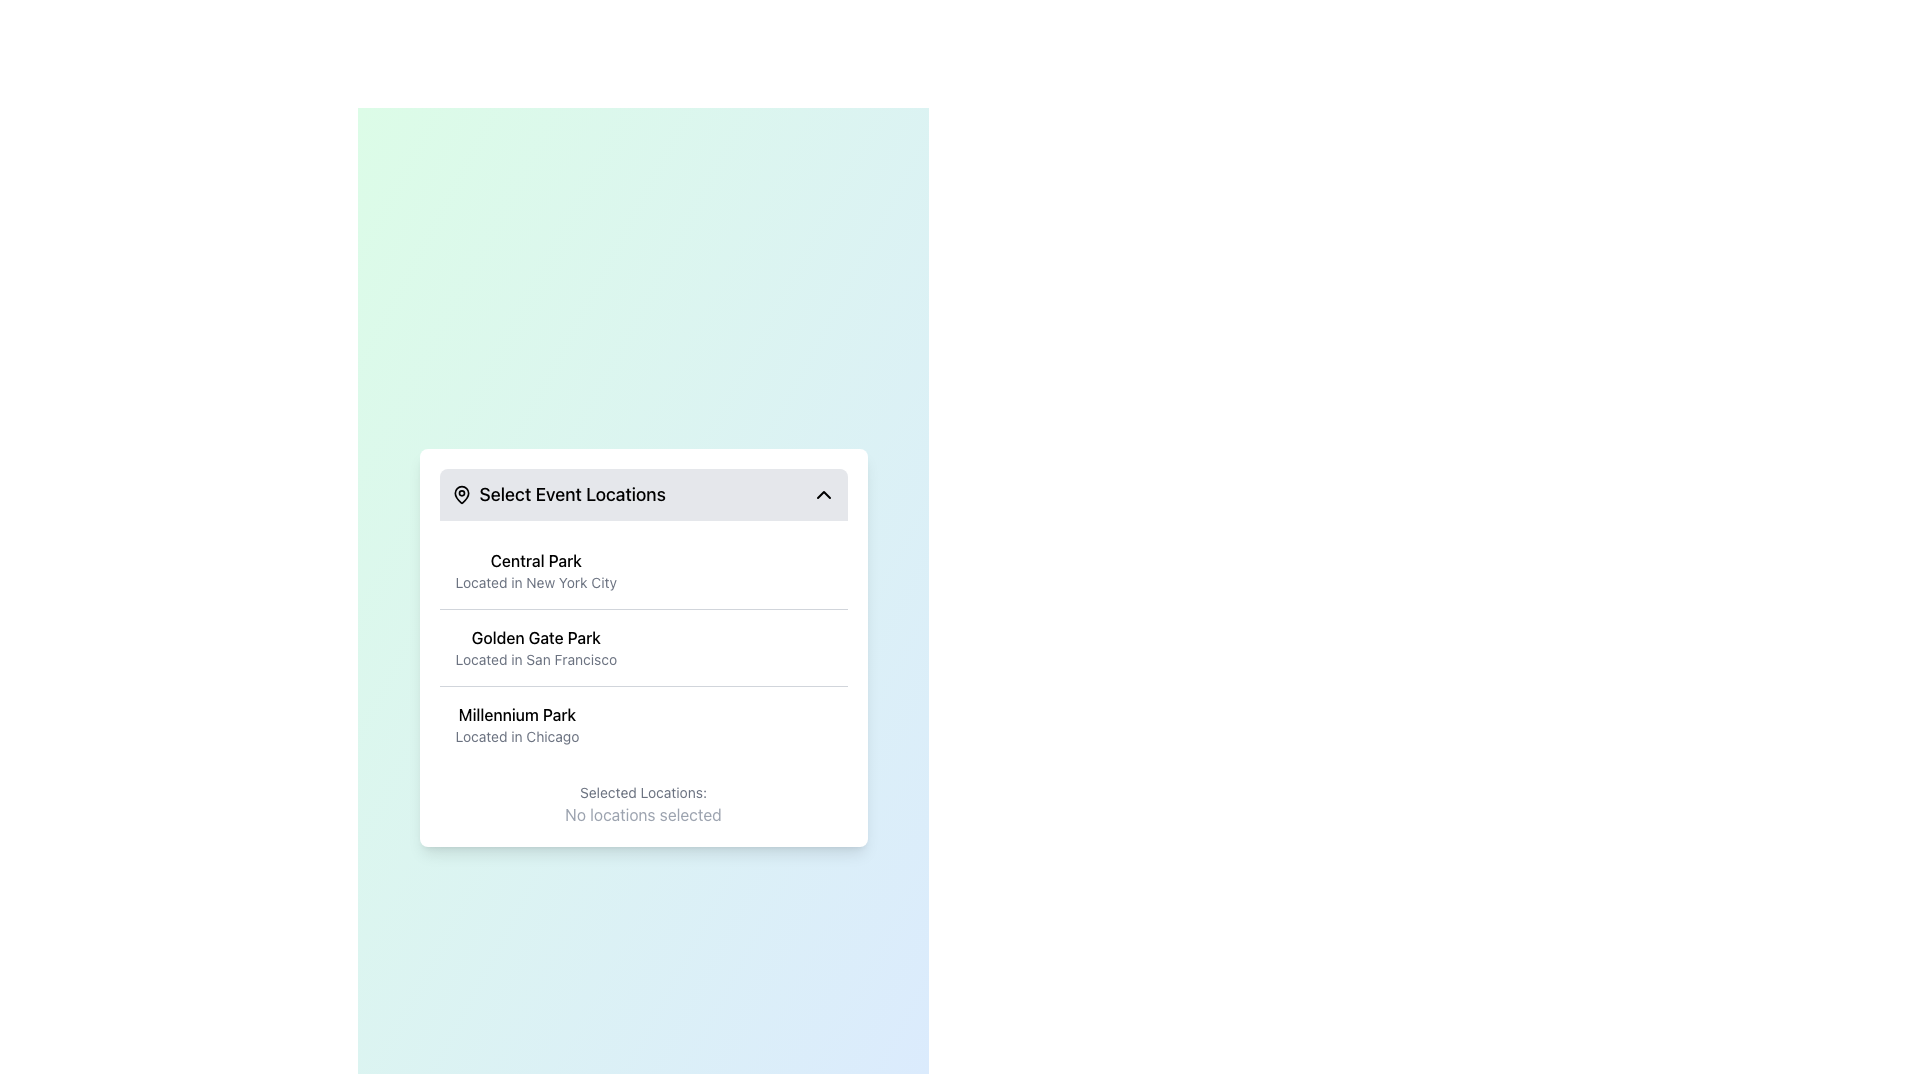 Image resolution: width=1920 pixels, height=1080 pixels. What do you see at coordinates (536, 659) in the screenshot?
I see `the informative label reading 'Located in San Francisco', which is styled in small gray font and positioned directly below the heading 'Golden Gate Park'` at bounding box center [536, 659].